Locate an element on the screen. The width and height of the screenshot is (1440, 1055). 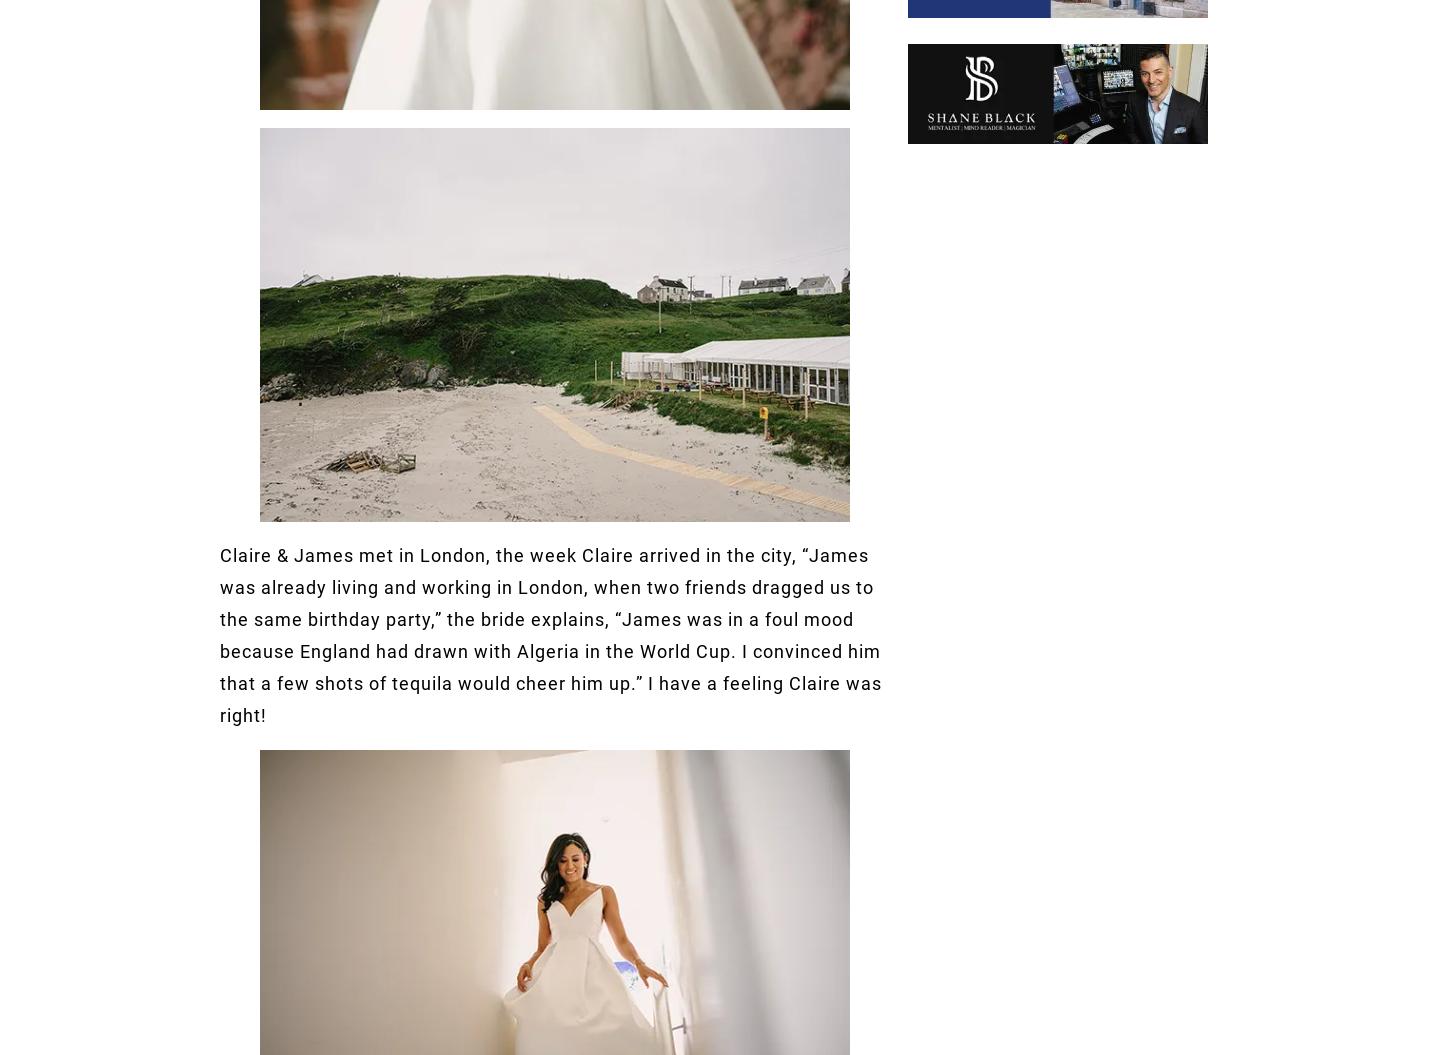
'Wedding Dresses' is located at coordinates (633, 520).